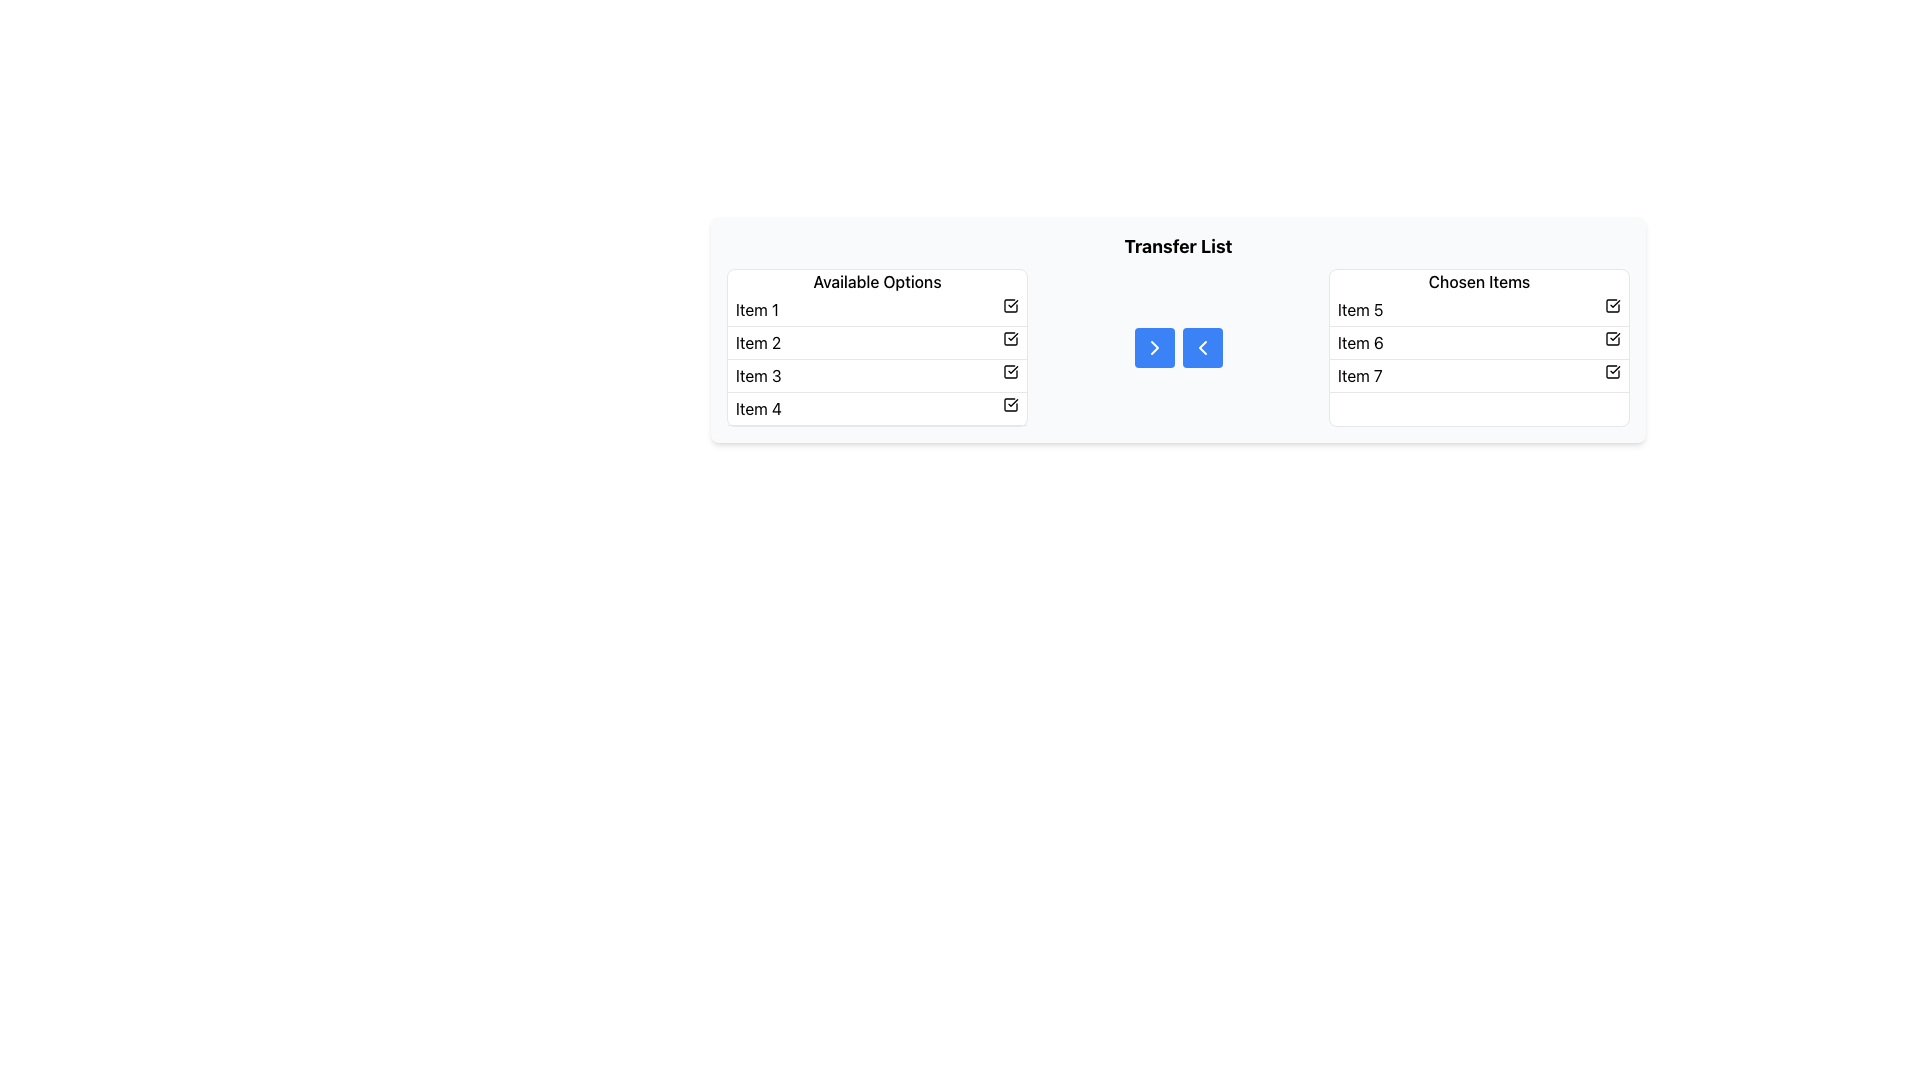 Image resolution: width=1920 pixels, height=1080 pixels. What do you see at coordinates (1201, 346) in the screenshot?
I see `the left-pointing arrow icon embedded in a blue button located in the 'Transfer List' section` at bounding box center [1201, 346].